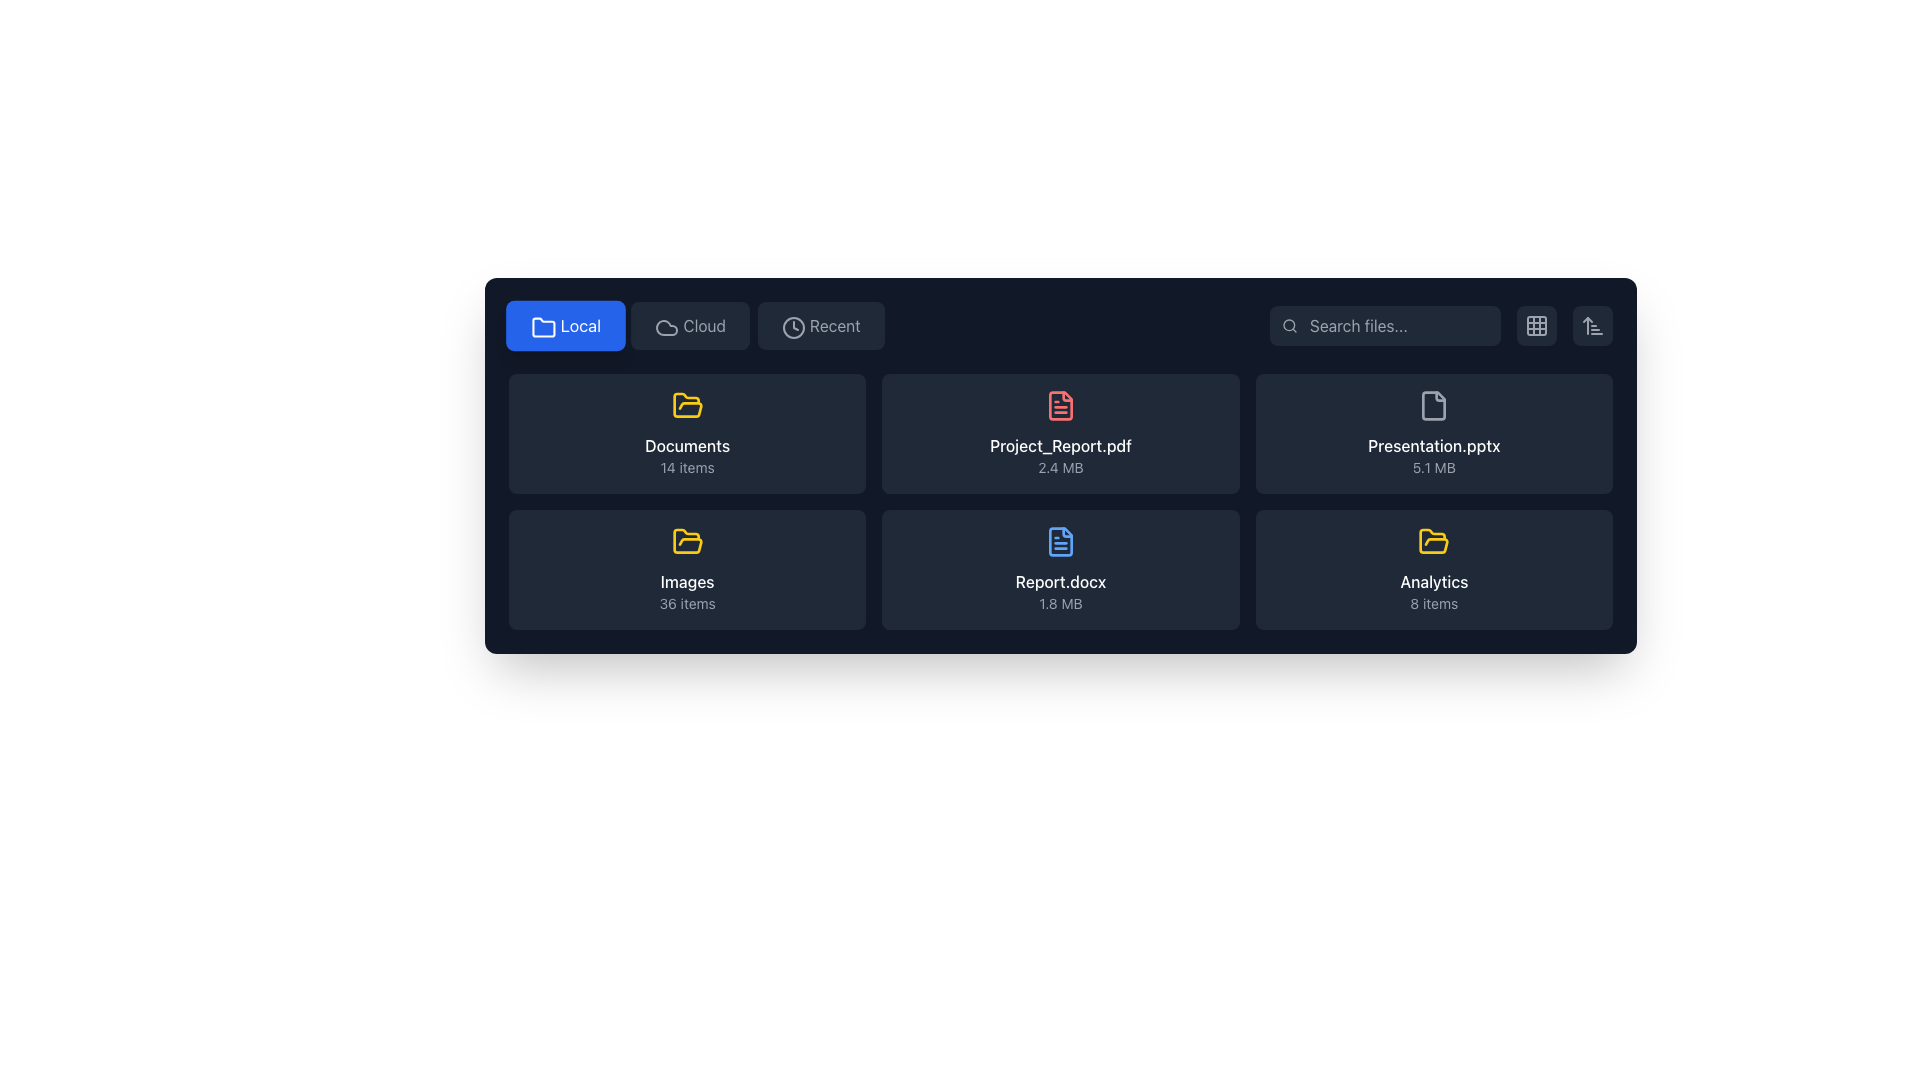  What do you see at coordinates (1433, 570) in the screenshot?
I see `the 'Analytics' card located` at bounding box center [1433, 570].